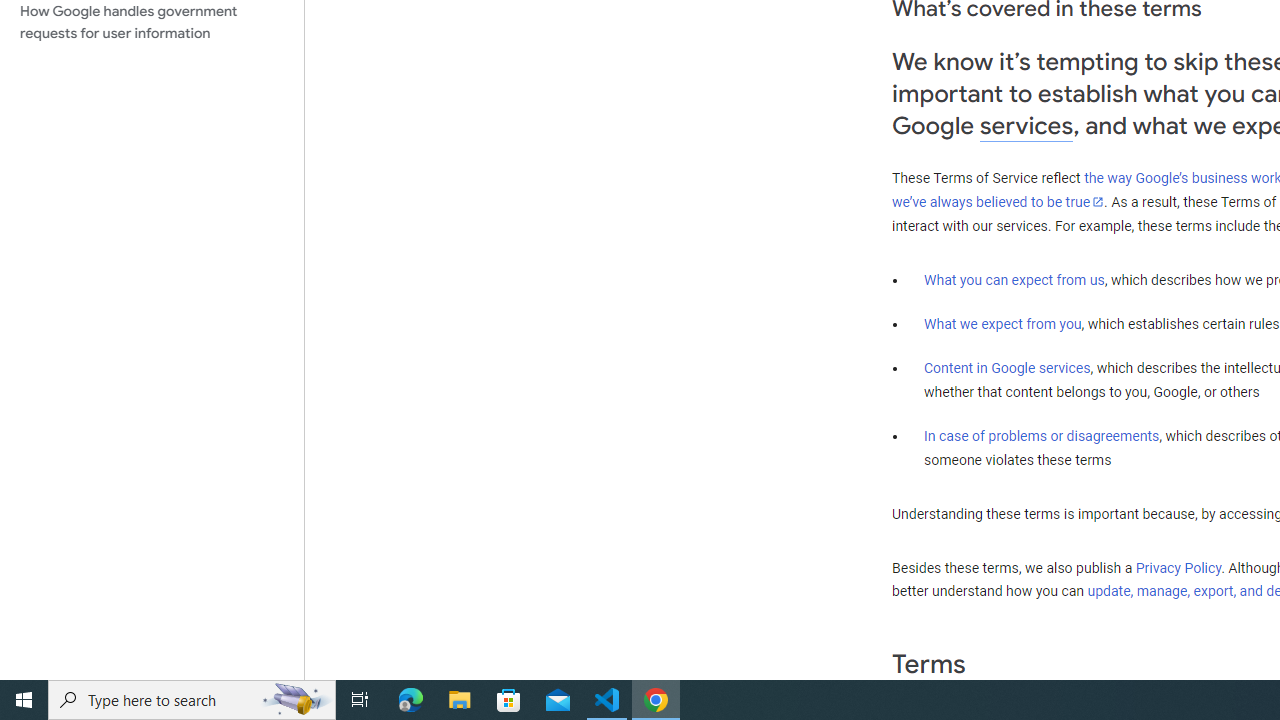 This screenshot has height=720, width=1280. Describe the element at coordinates (1014, 279) in the screenshot. I see `'What you can expect from us'` at that location.